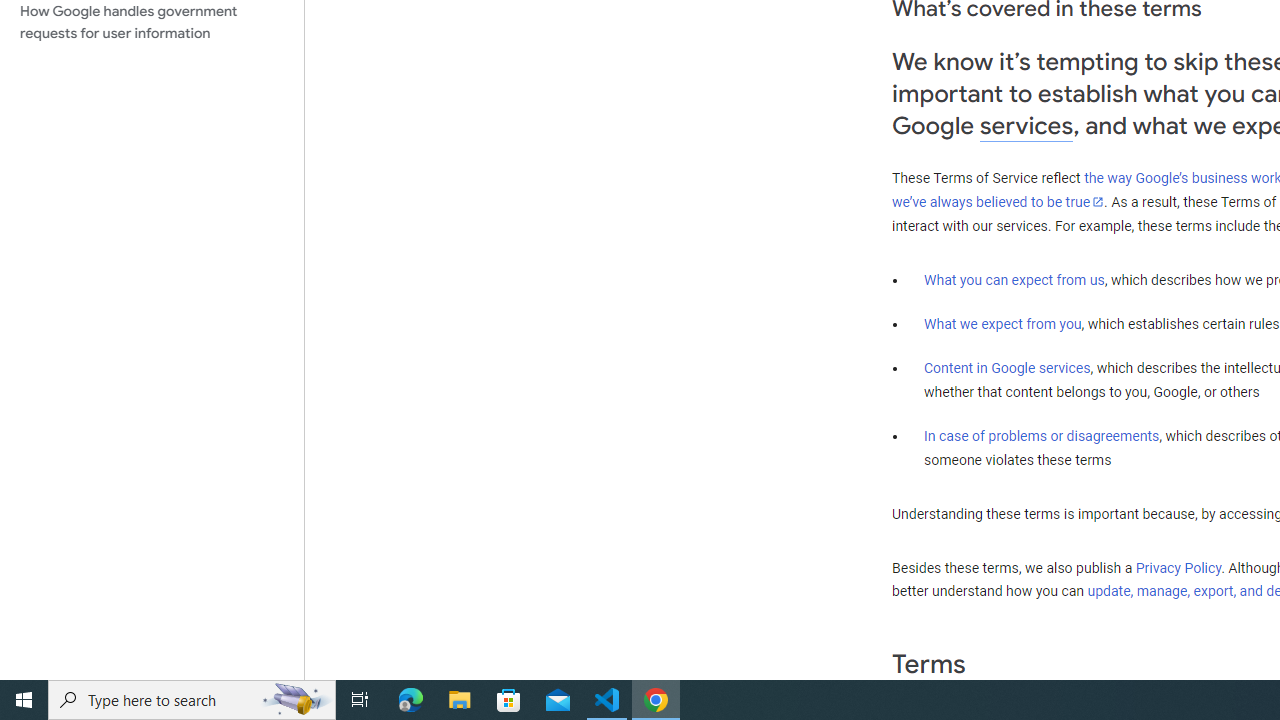 This screenshot has height=720, width=1280. Describe the element at coordinates (1014, 279) in the screenshot. I see `'What you can expect from us'` at that location.